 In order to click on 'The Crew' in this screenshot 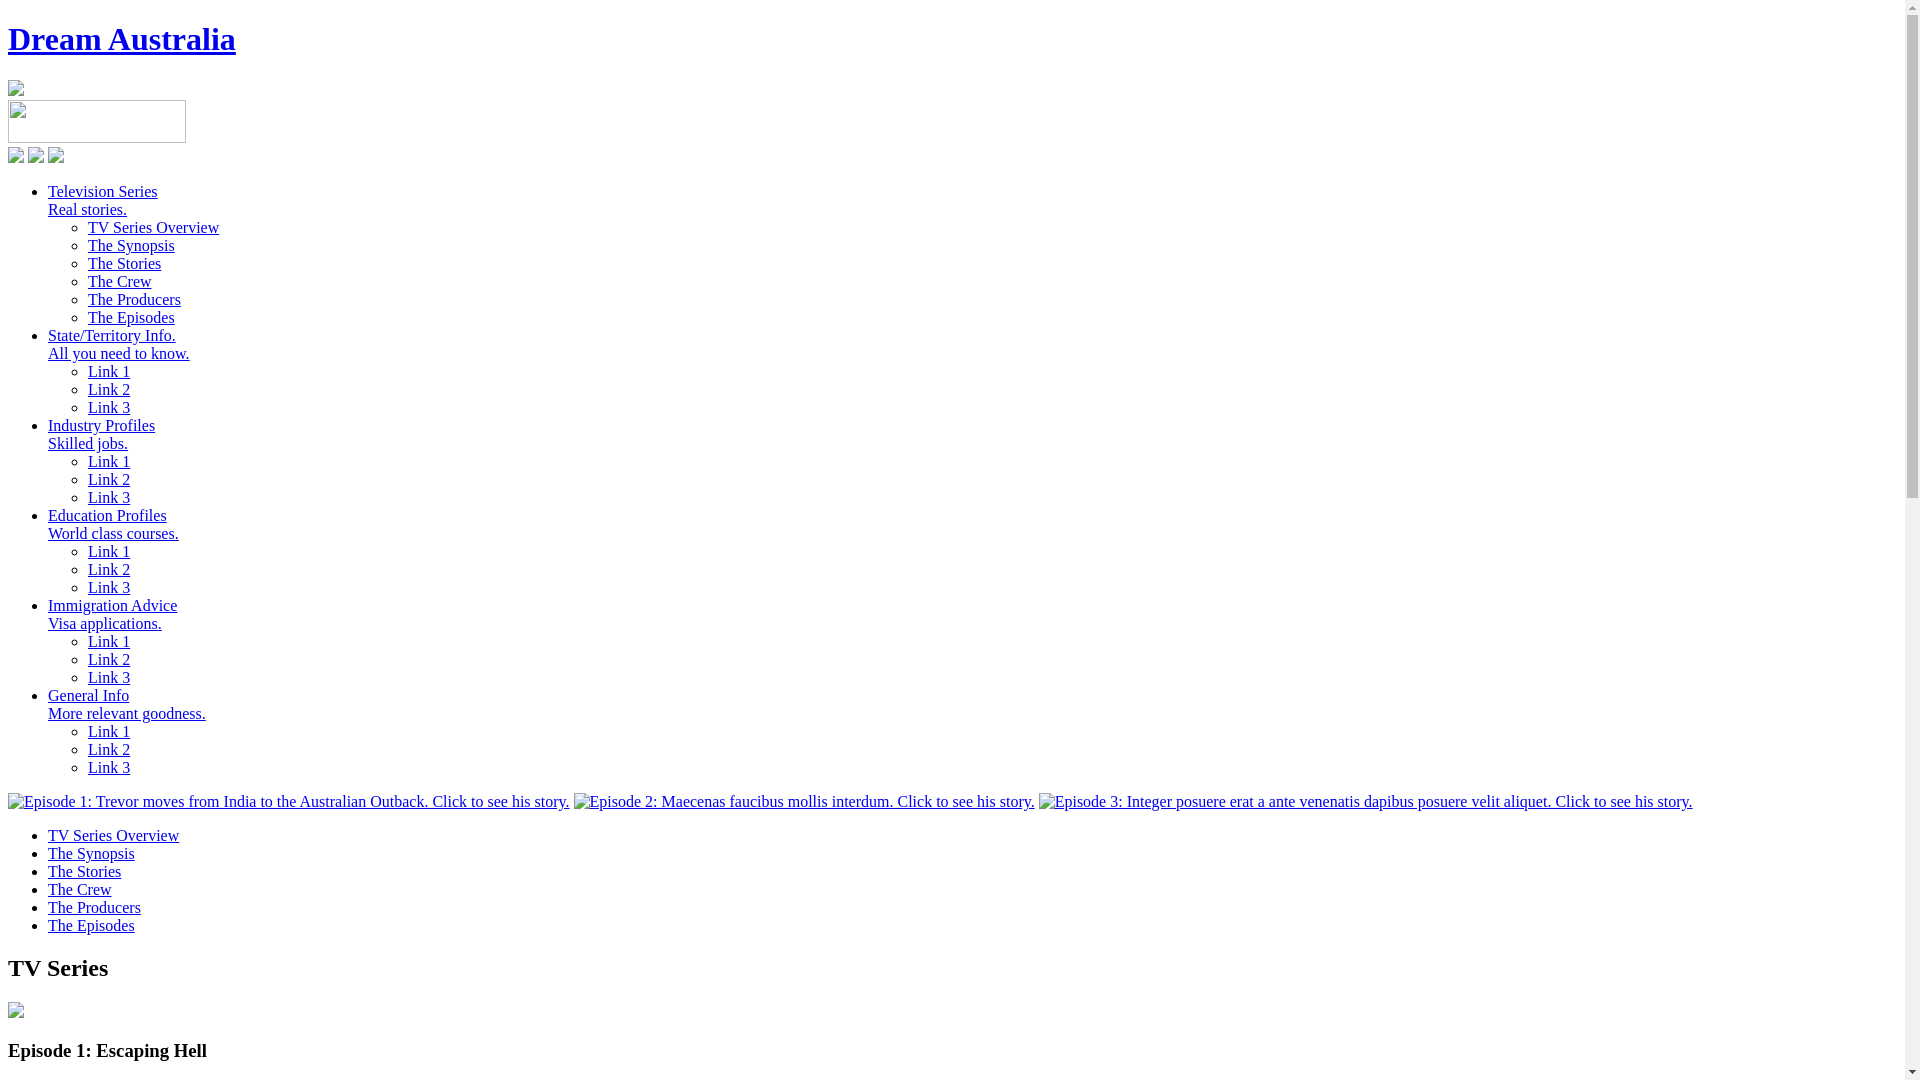, I will do `click(80, 888)`.